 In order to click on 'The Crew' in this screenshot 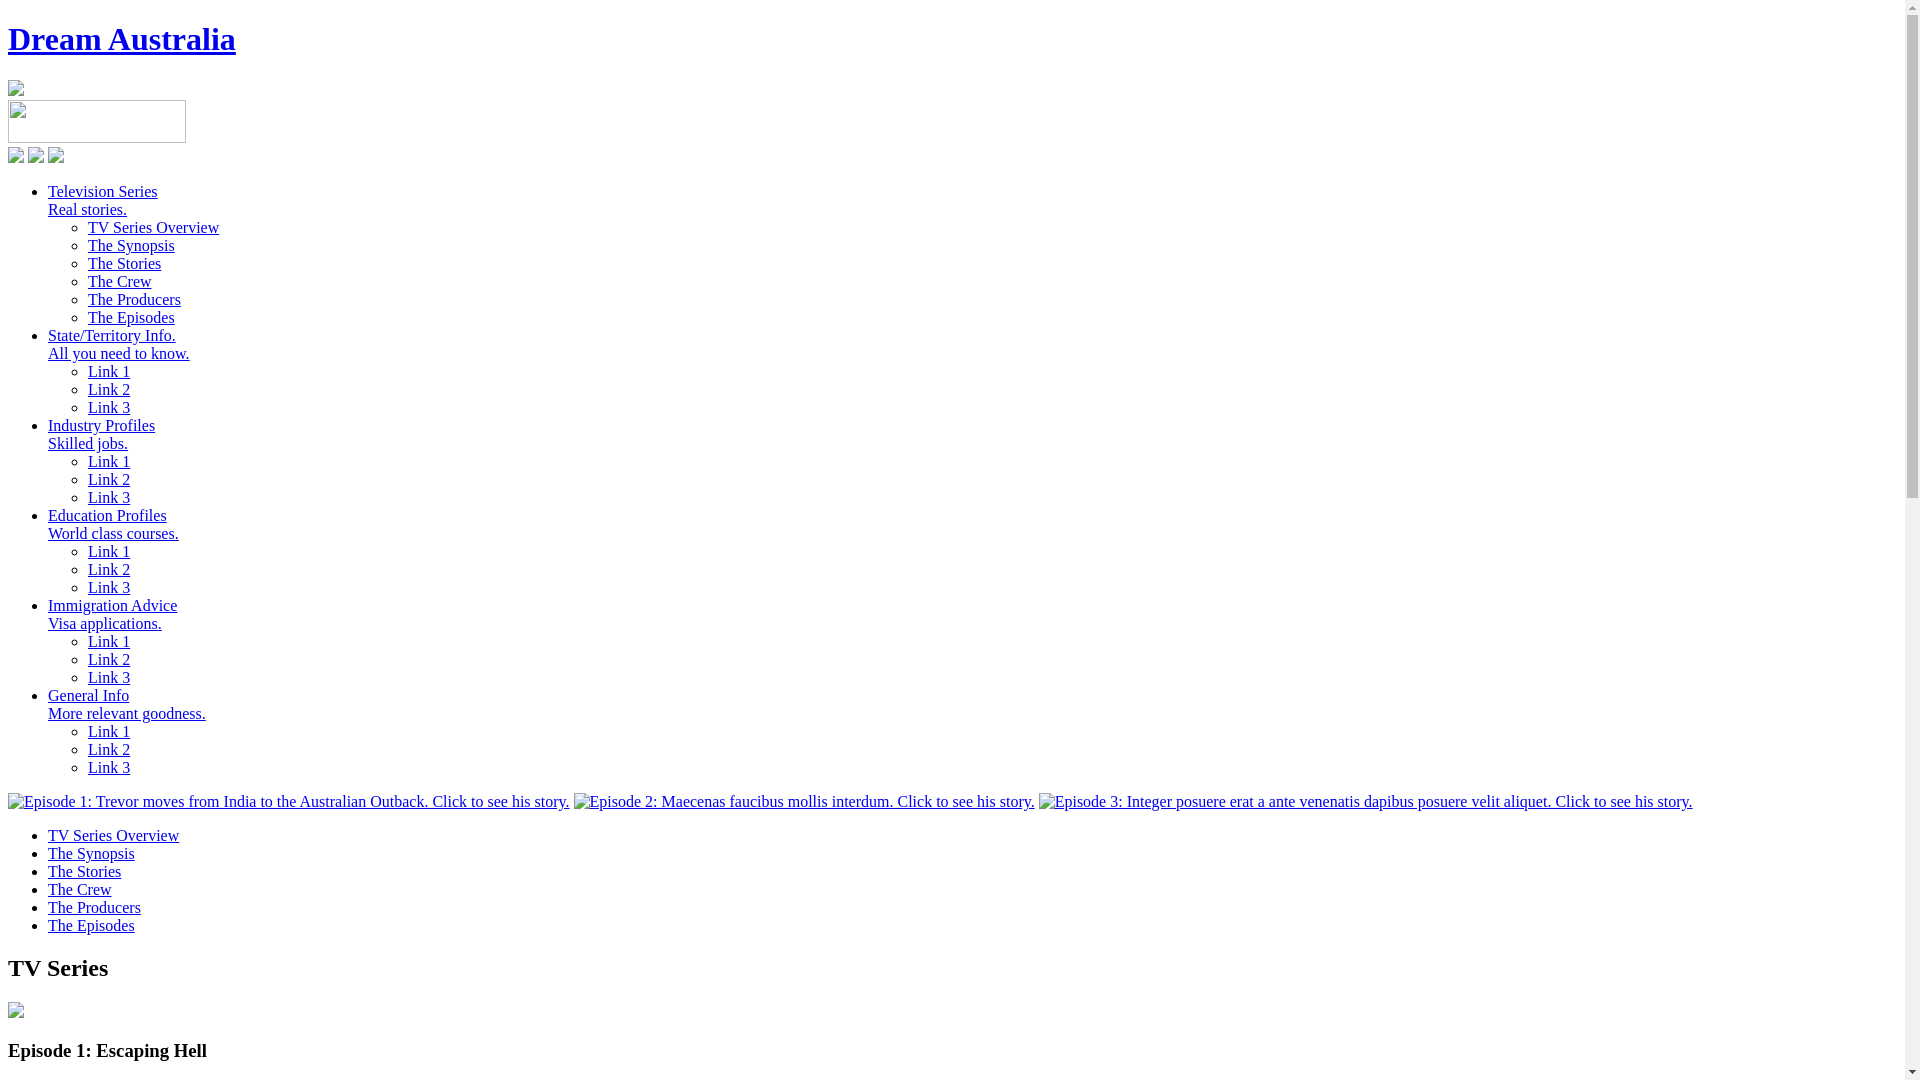, I will do `click(80, 888)`.